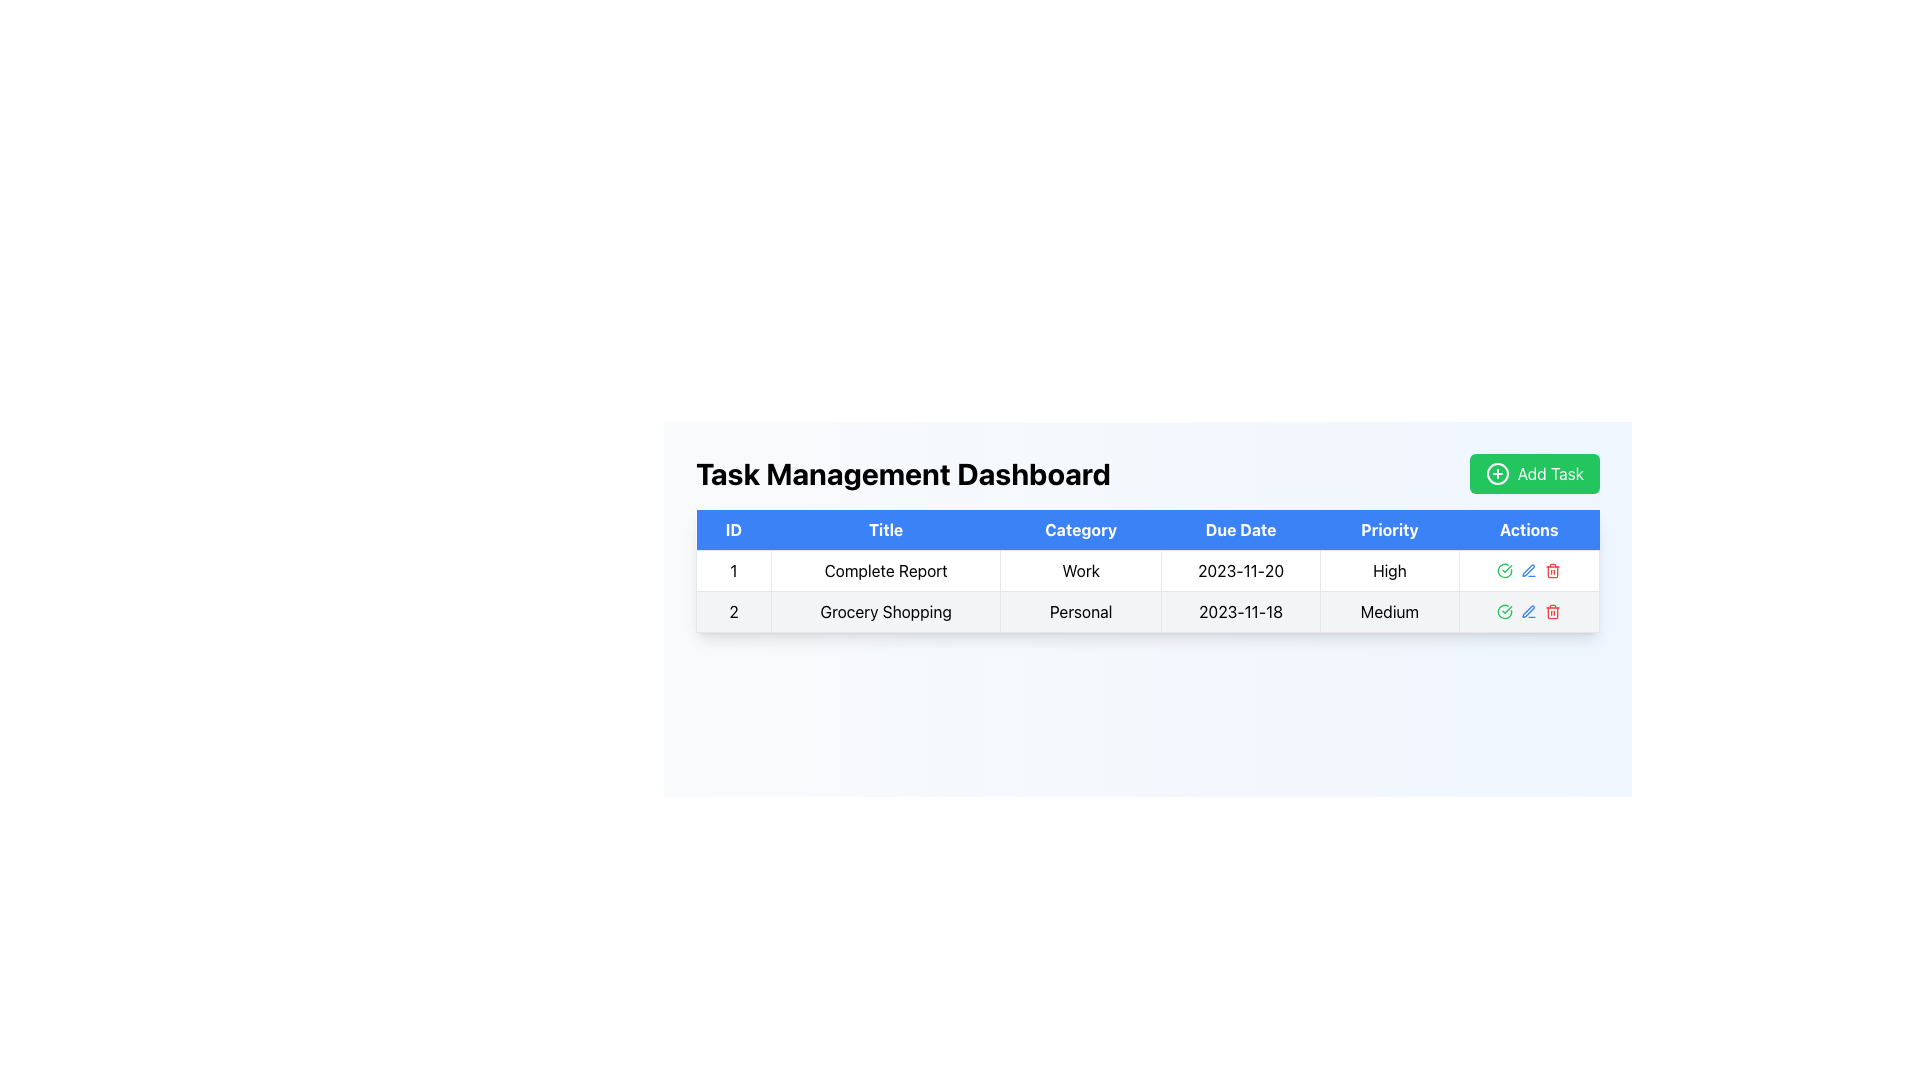 Image resolution: width=1920 pixels, height=1080 pixels. I want to click on the blue pen icon in the Actions column of the first row of the task list, so click(1528, 570).